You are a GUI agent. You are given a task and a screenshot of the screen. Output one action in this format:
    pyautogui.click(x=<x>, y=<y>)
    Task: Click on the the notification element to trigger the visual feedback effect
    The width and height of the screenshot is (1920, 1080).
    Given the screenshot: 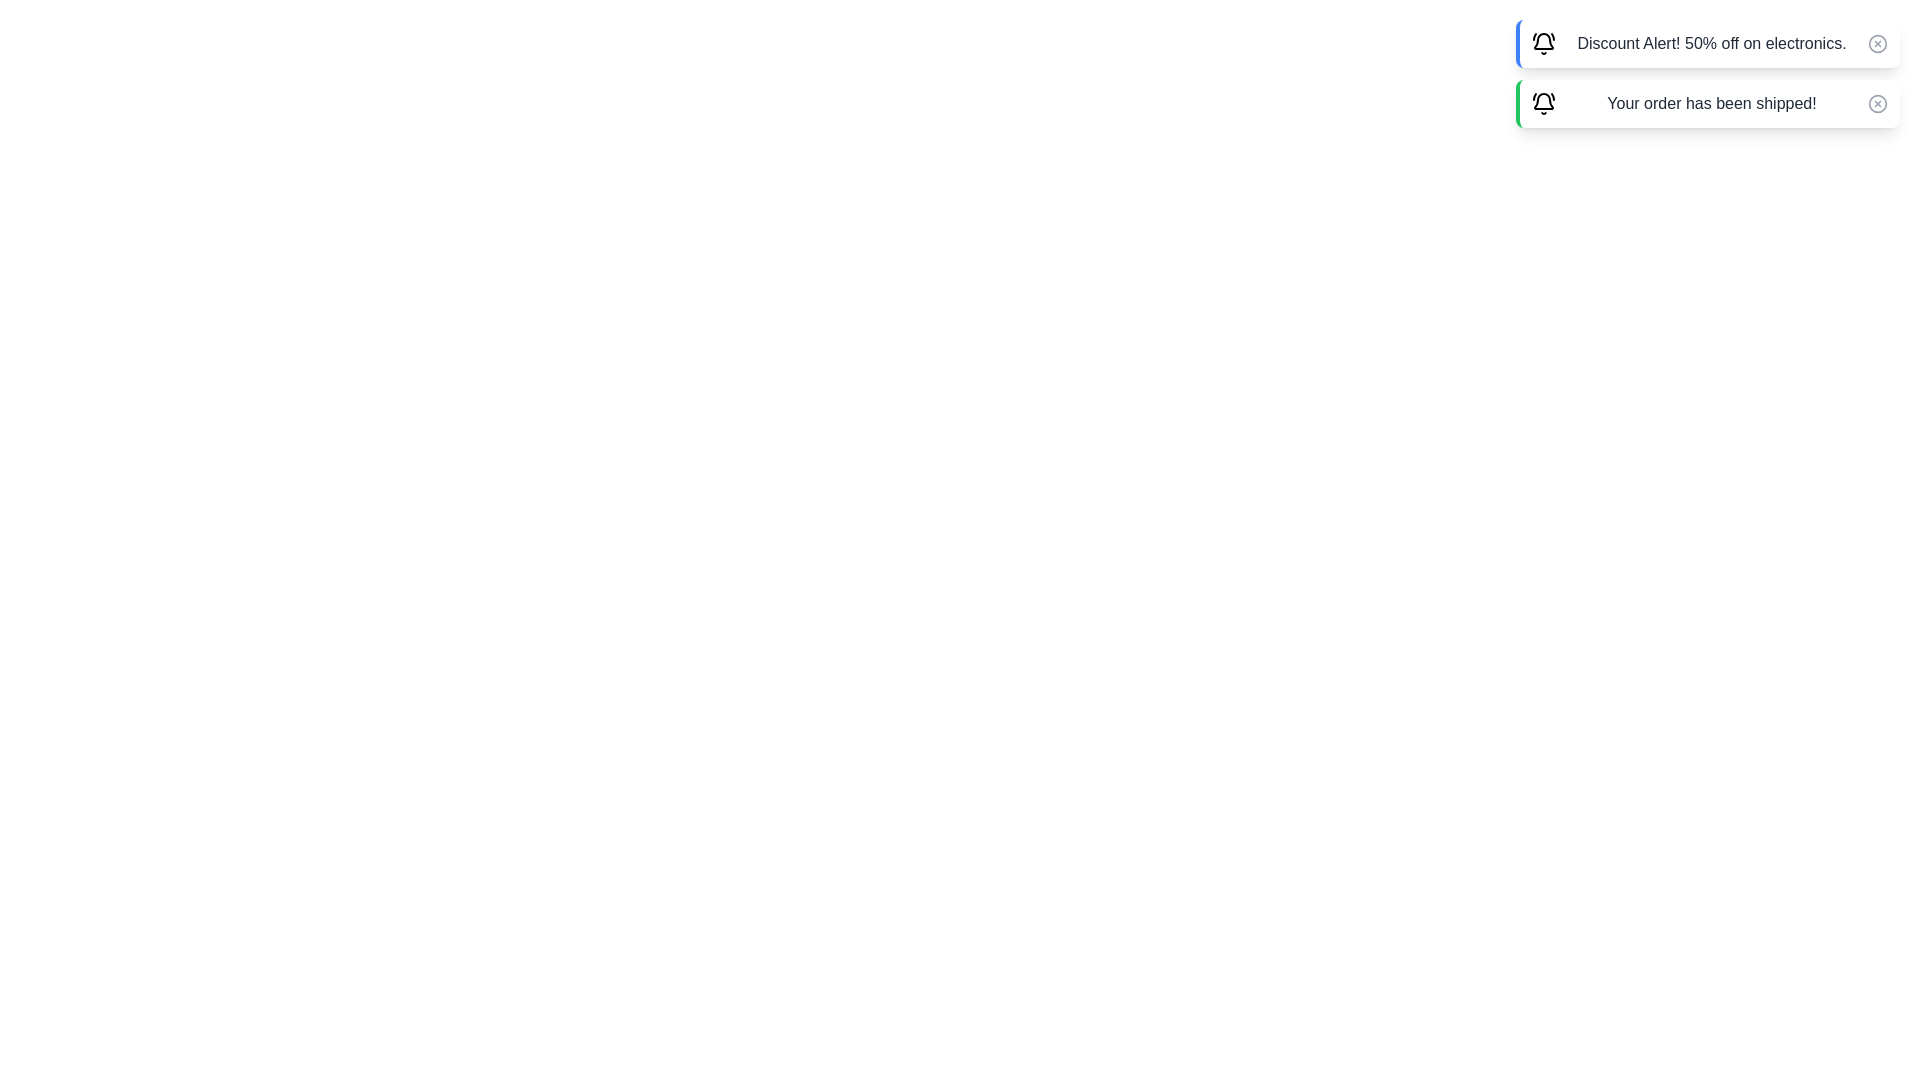 What is the action you would take?
    pyautogui.click(x=1707, y=43)
    